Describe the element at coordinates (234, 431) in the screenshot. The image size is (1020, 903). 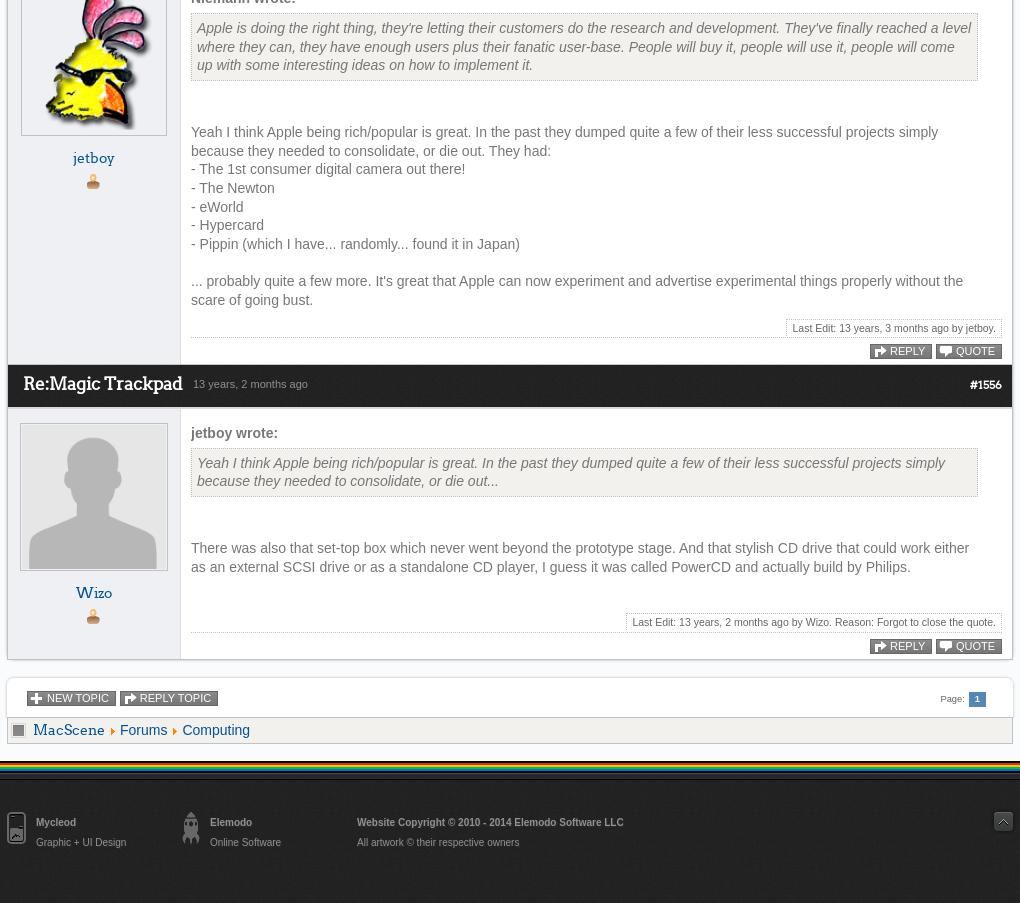
I see `'jetboy wrote:'` at that location.